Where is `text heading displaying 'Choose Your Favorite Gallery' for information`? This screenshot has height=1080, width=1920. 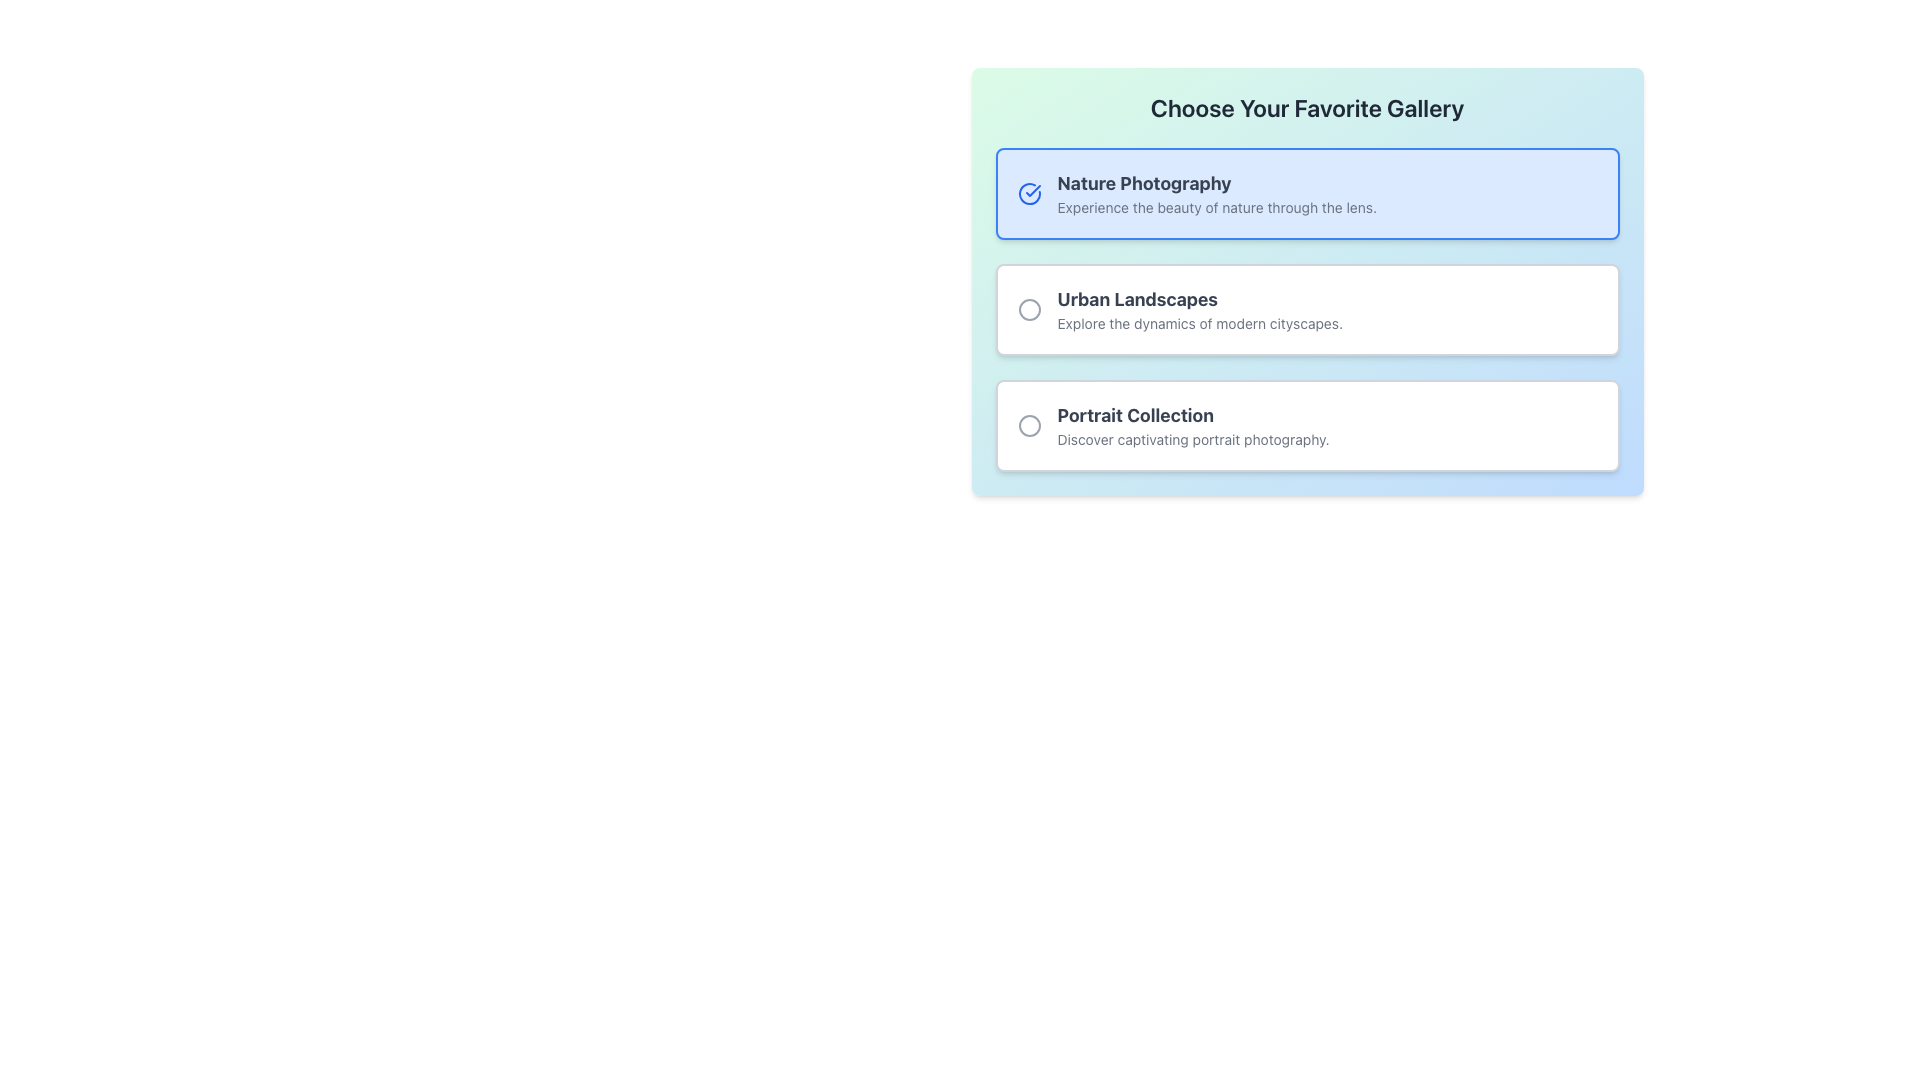 text heading displaying 'Choose Your Favorite Gallery' for information is located at coordinates (1307, 108).